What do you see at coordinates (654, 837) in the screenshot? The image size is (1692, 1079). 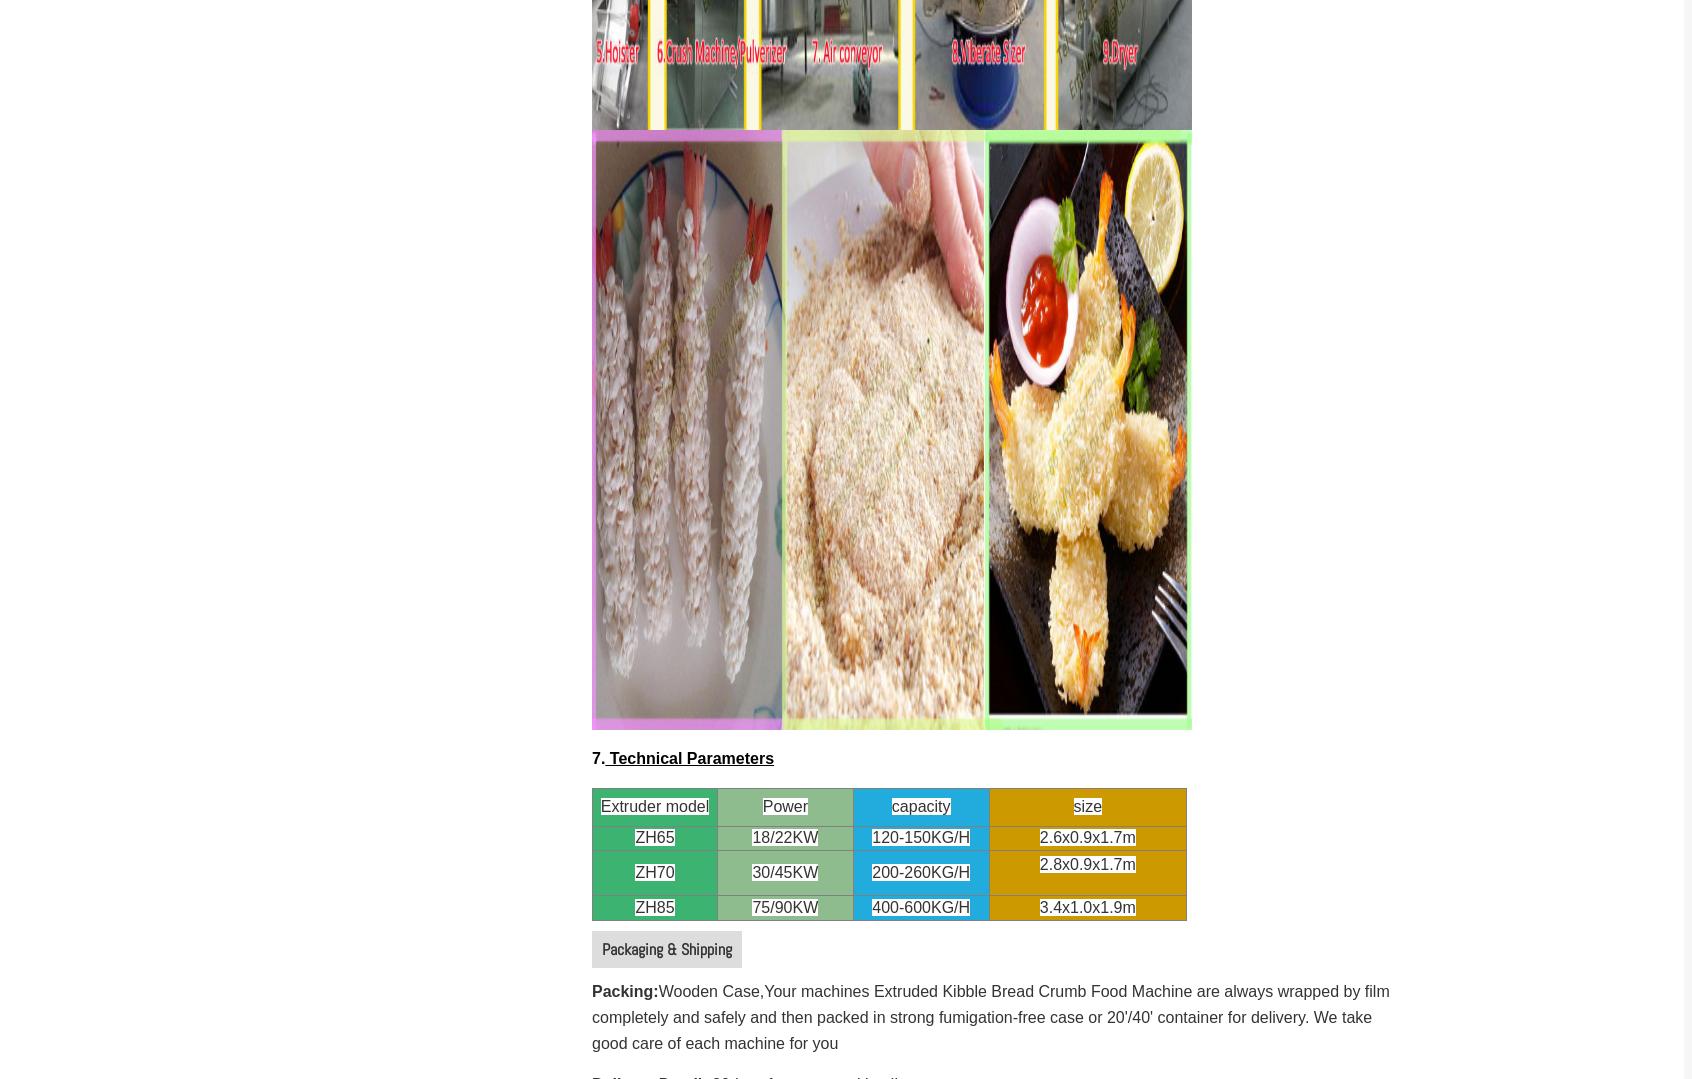 I see `'ZH65'` at bounding box center [654, 837].